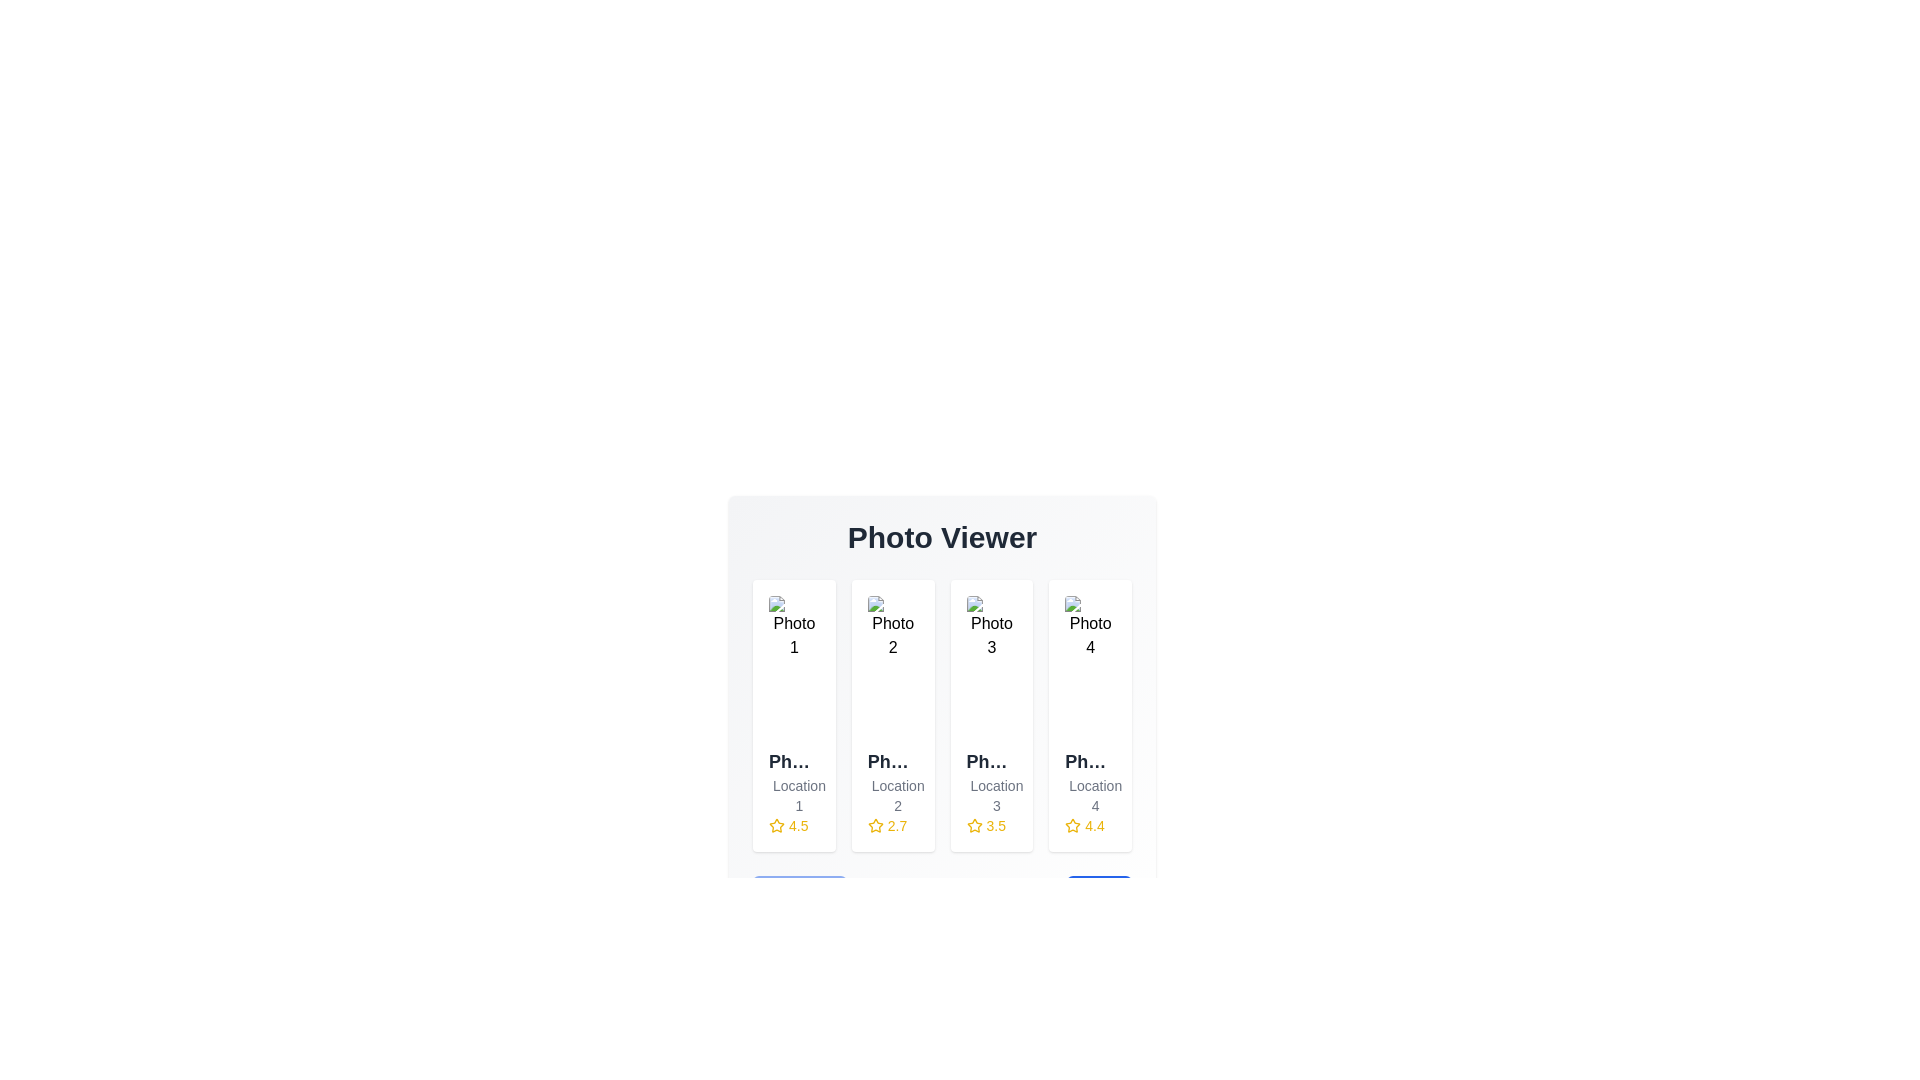  I want to click on the yellow star icon representing the rating or favorite function located below the text '3.5' in the third column of the 'Photo Viewer' component, so click(974, 825).